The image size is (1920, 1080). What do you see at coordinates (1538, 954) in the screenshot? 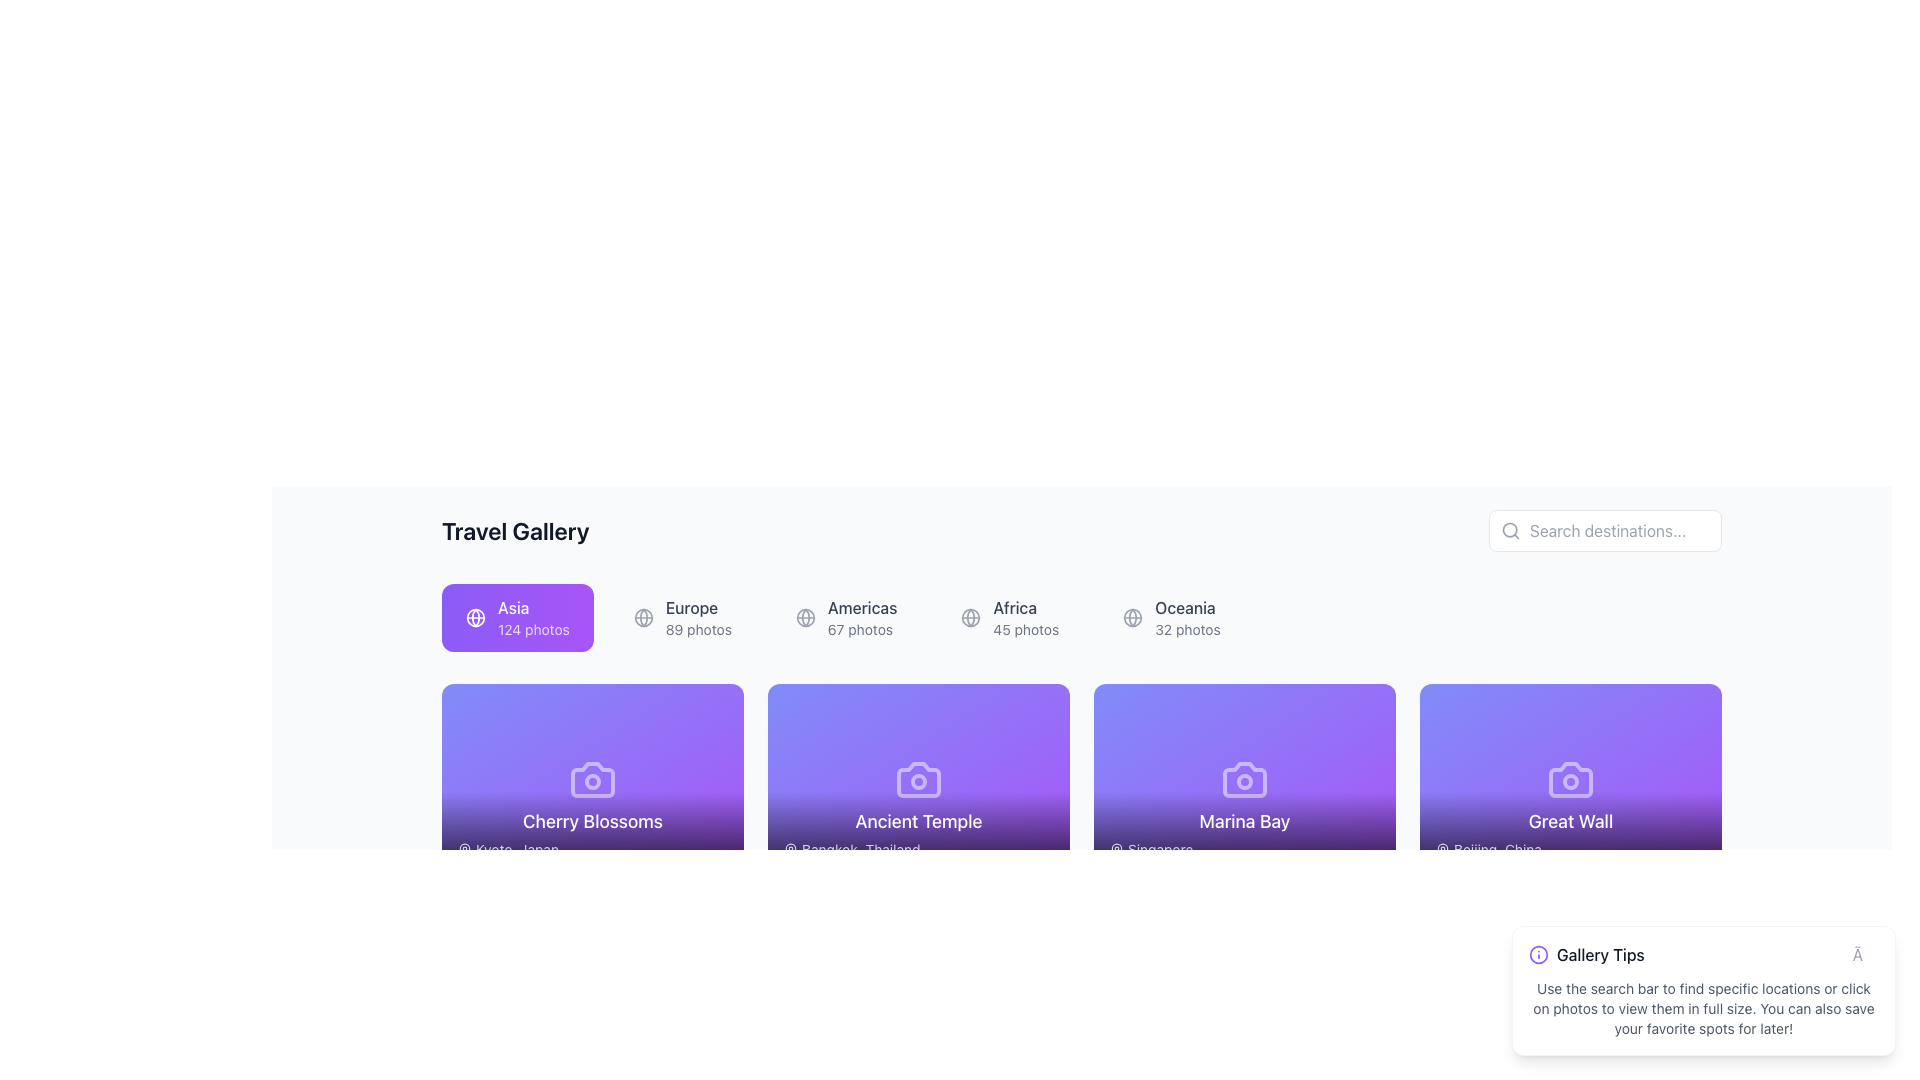
I see `the circle element inside the 'Gallery Tips' notification box, which serves as a visual cue for information` at bounding box center [1538, 954].